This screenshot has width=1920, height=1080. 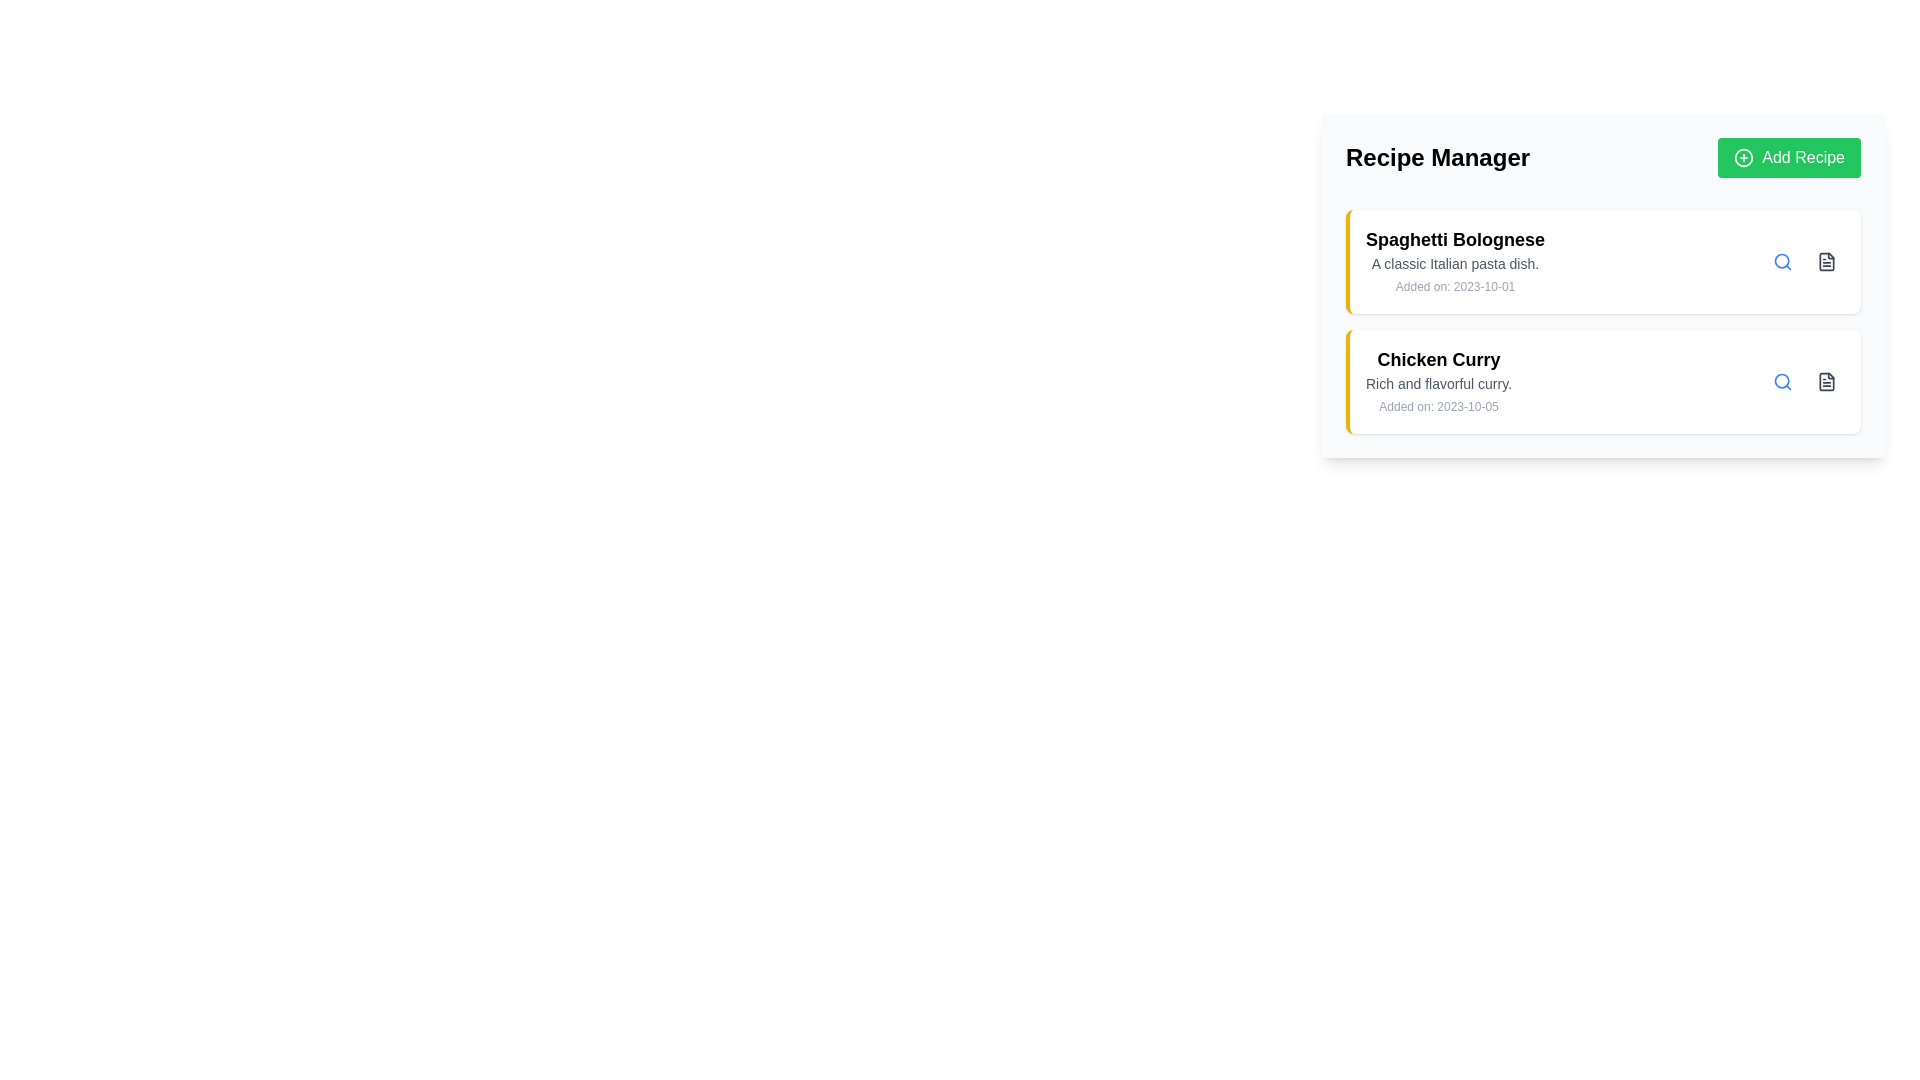 What do you see at coordinates (1603, 381) in the screenshot?
I see `the 'Chicken Curry' recipe card located in the lower section of the card stack` at bounding box center [1603, 381].